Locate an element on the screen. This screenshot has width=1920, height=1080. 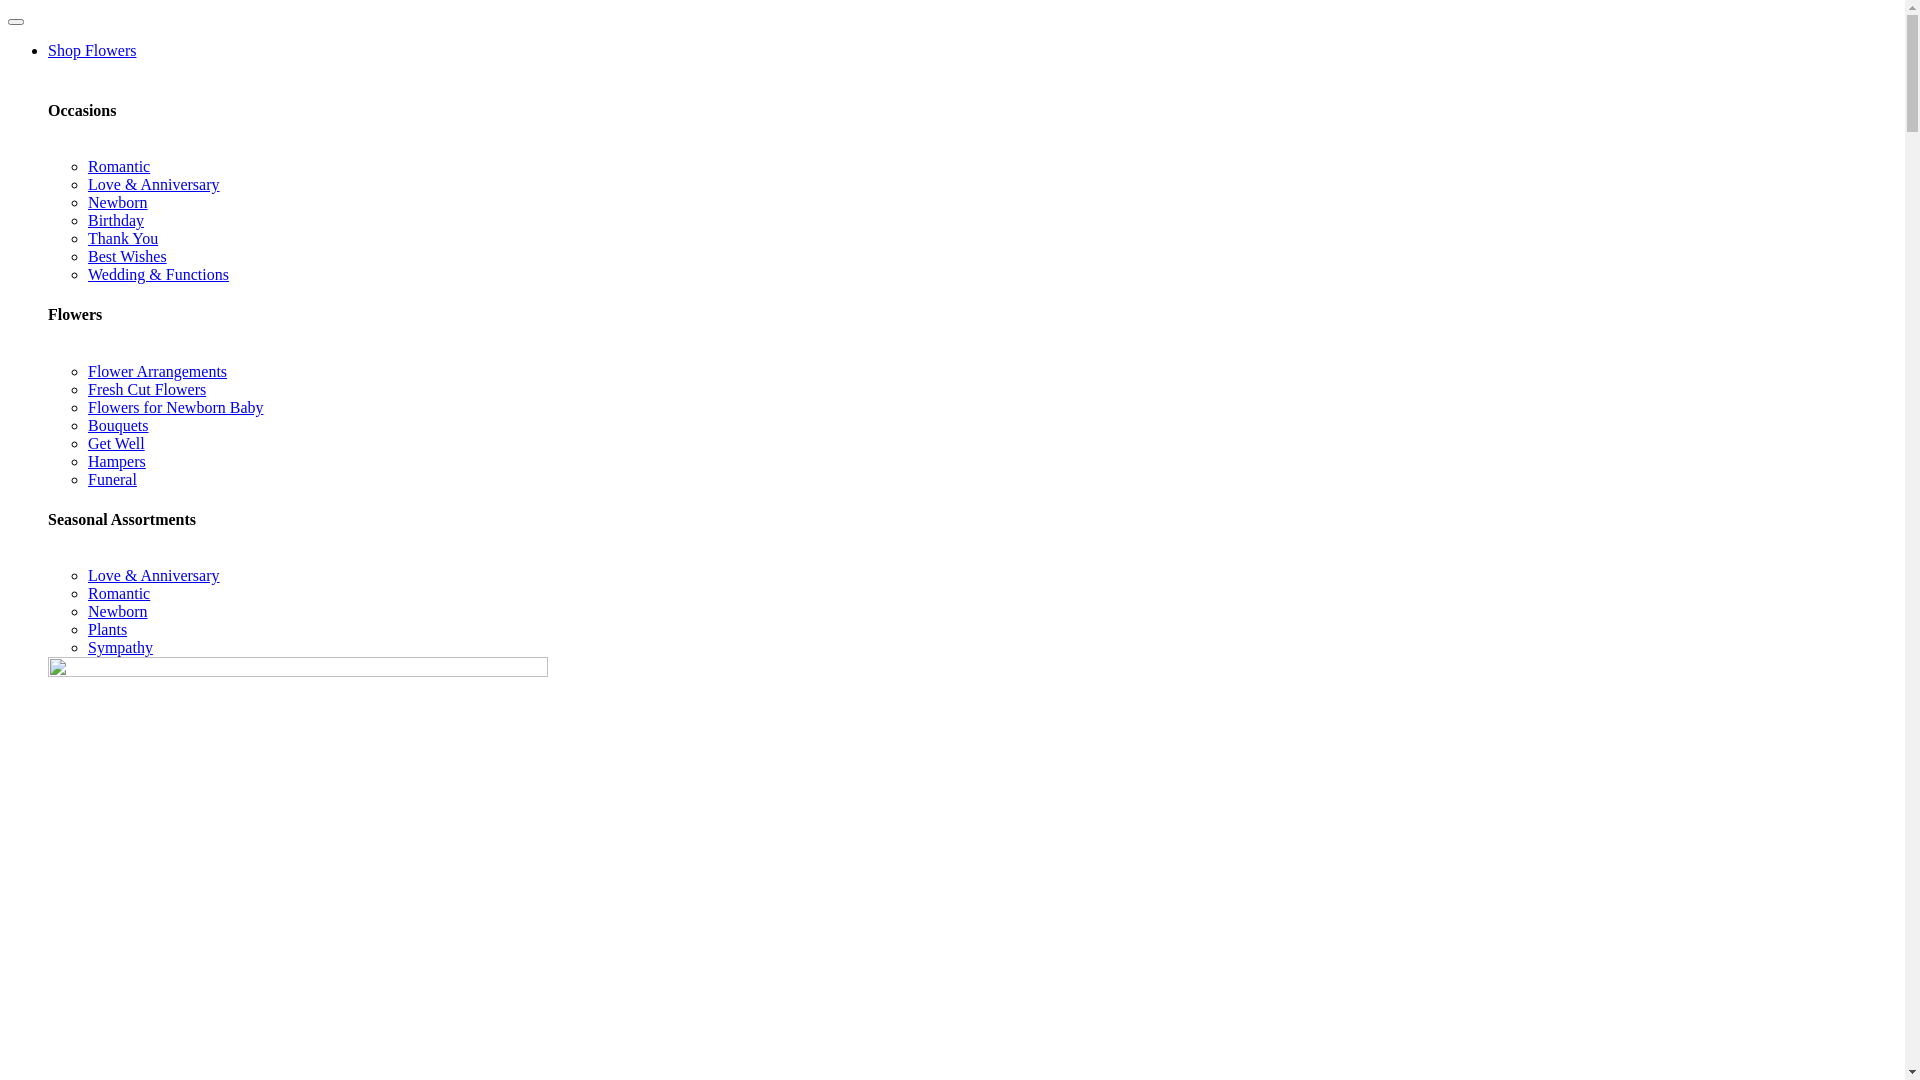
'Funeral' is located at coordinates (111, 479).